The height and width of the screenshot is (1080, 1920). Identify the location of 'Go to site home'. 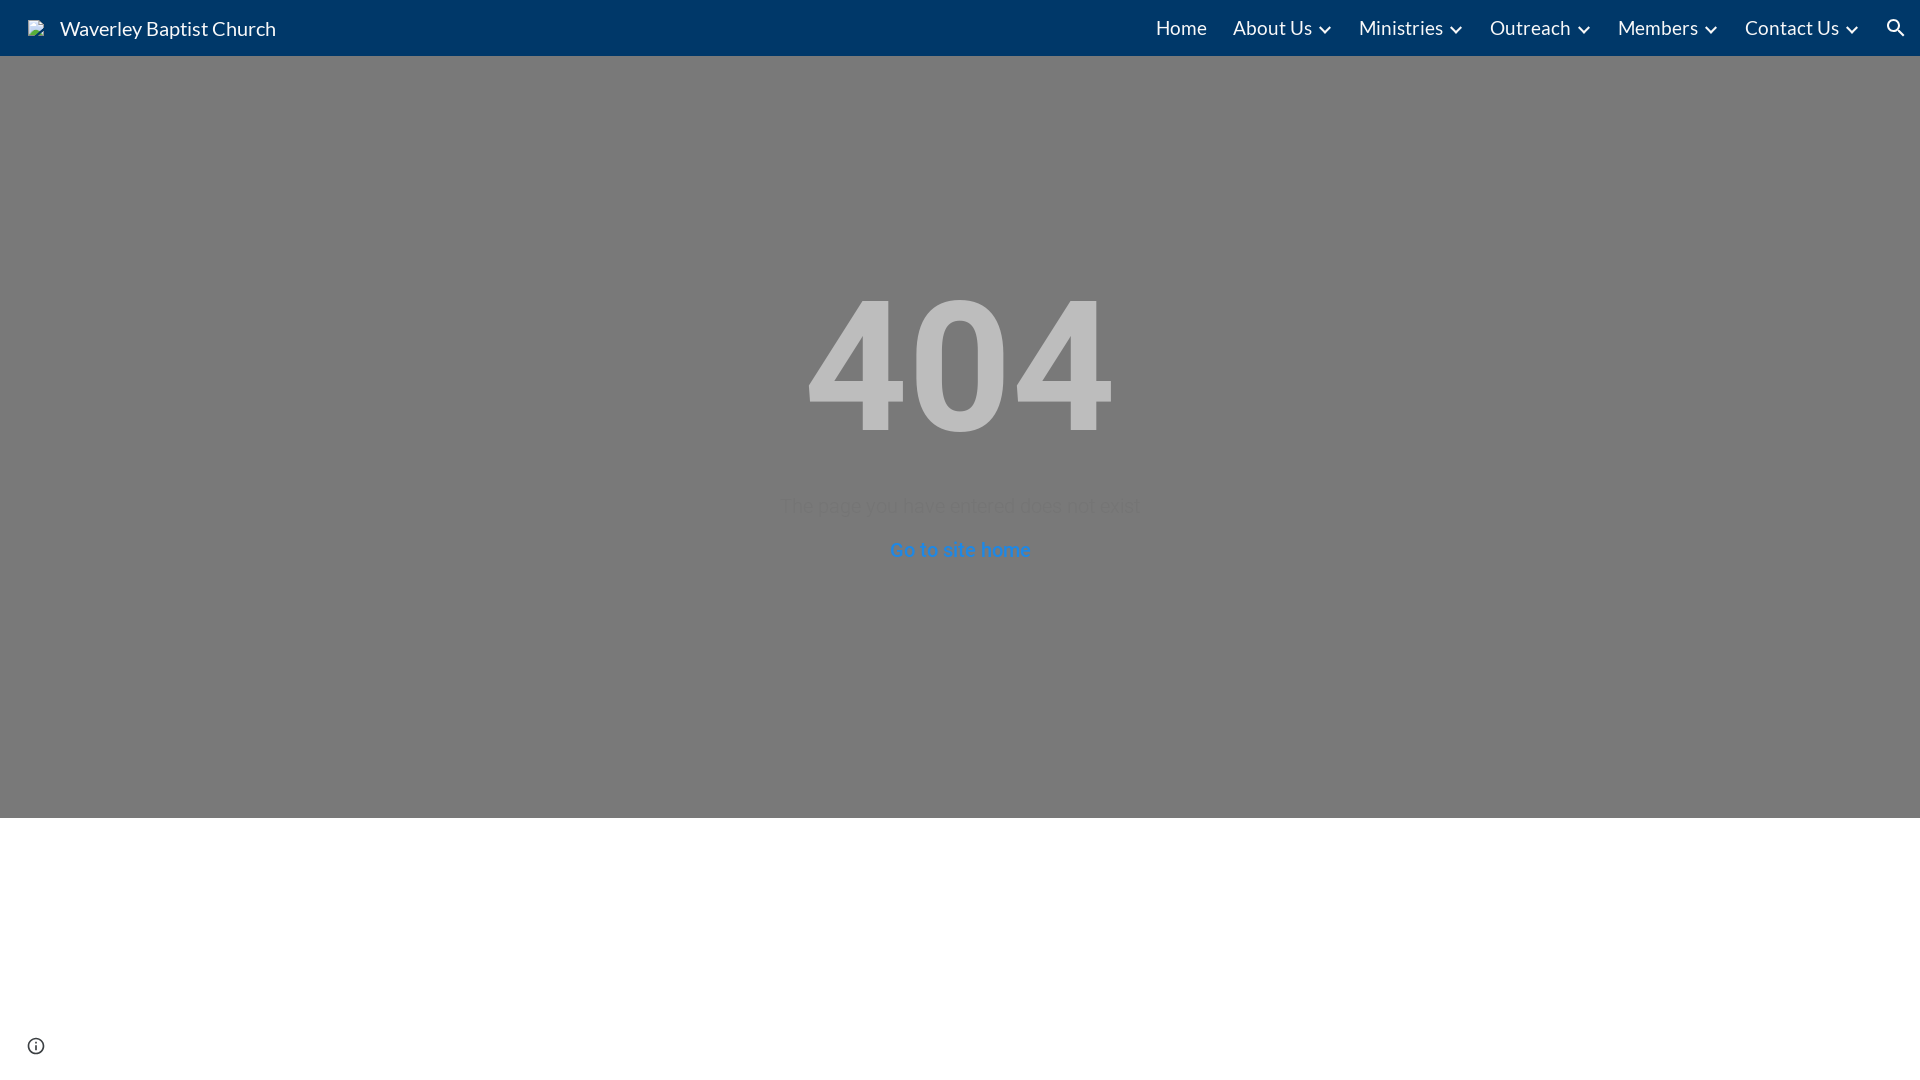
(888, 550).